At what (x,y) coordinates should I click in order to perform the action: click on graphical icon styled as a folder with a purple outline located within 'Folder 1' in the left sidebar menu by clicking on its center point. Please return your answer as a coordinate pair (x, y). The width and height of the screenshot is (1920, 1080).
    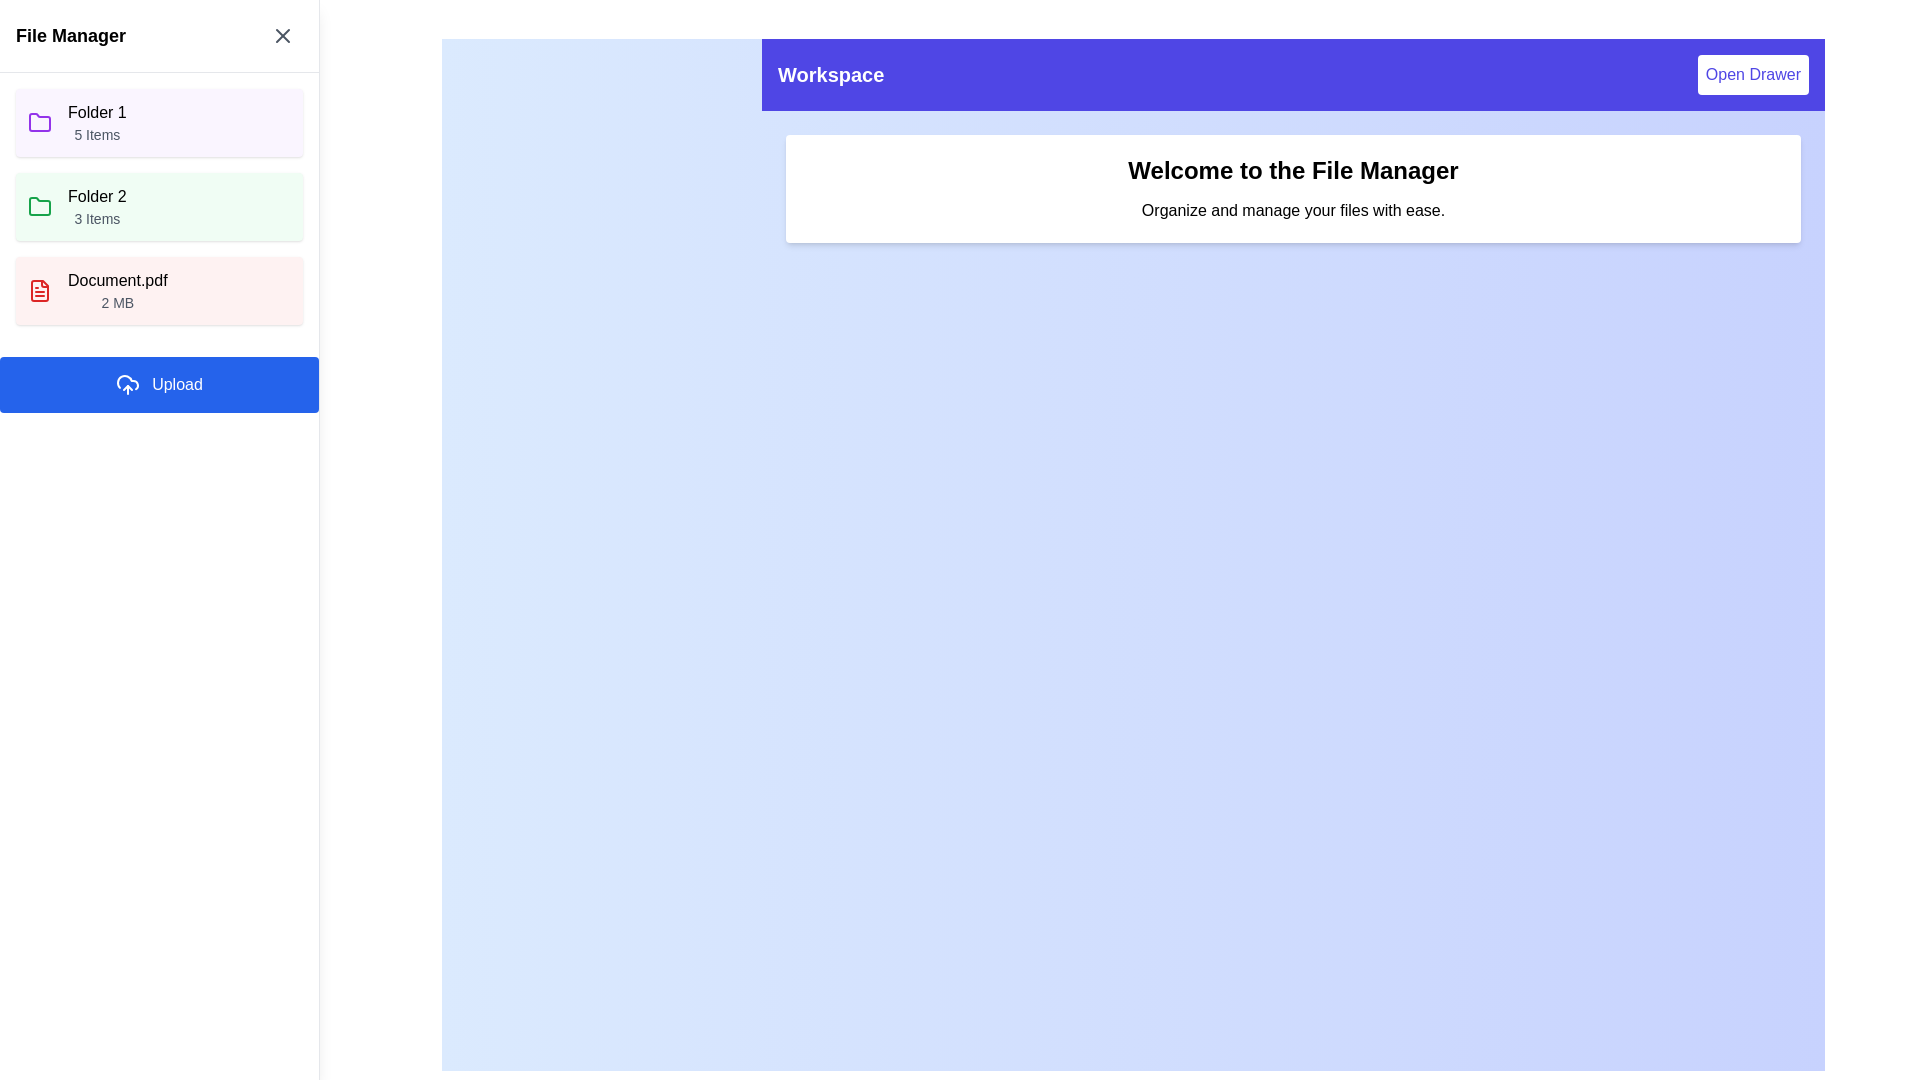
    Looking at the image, I should click on (39, 122).